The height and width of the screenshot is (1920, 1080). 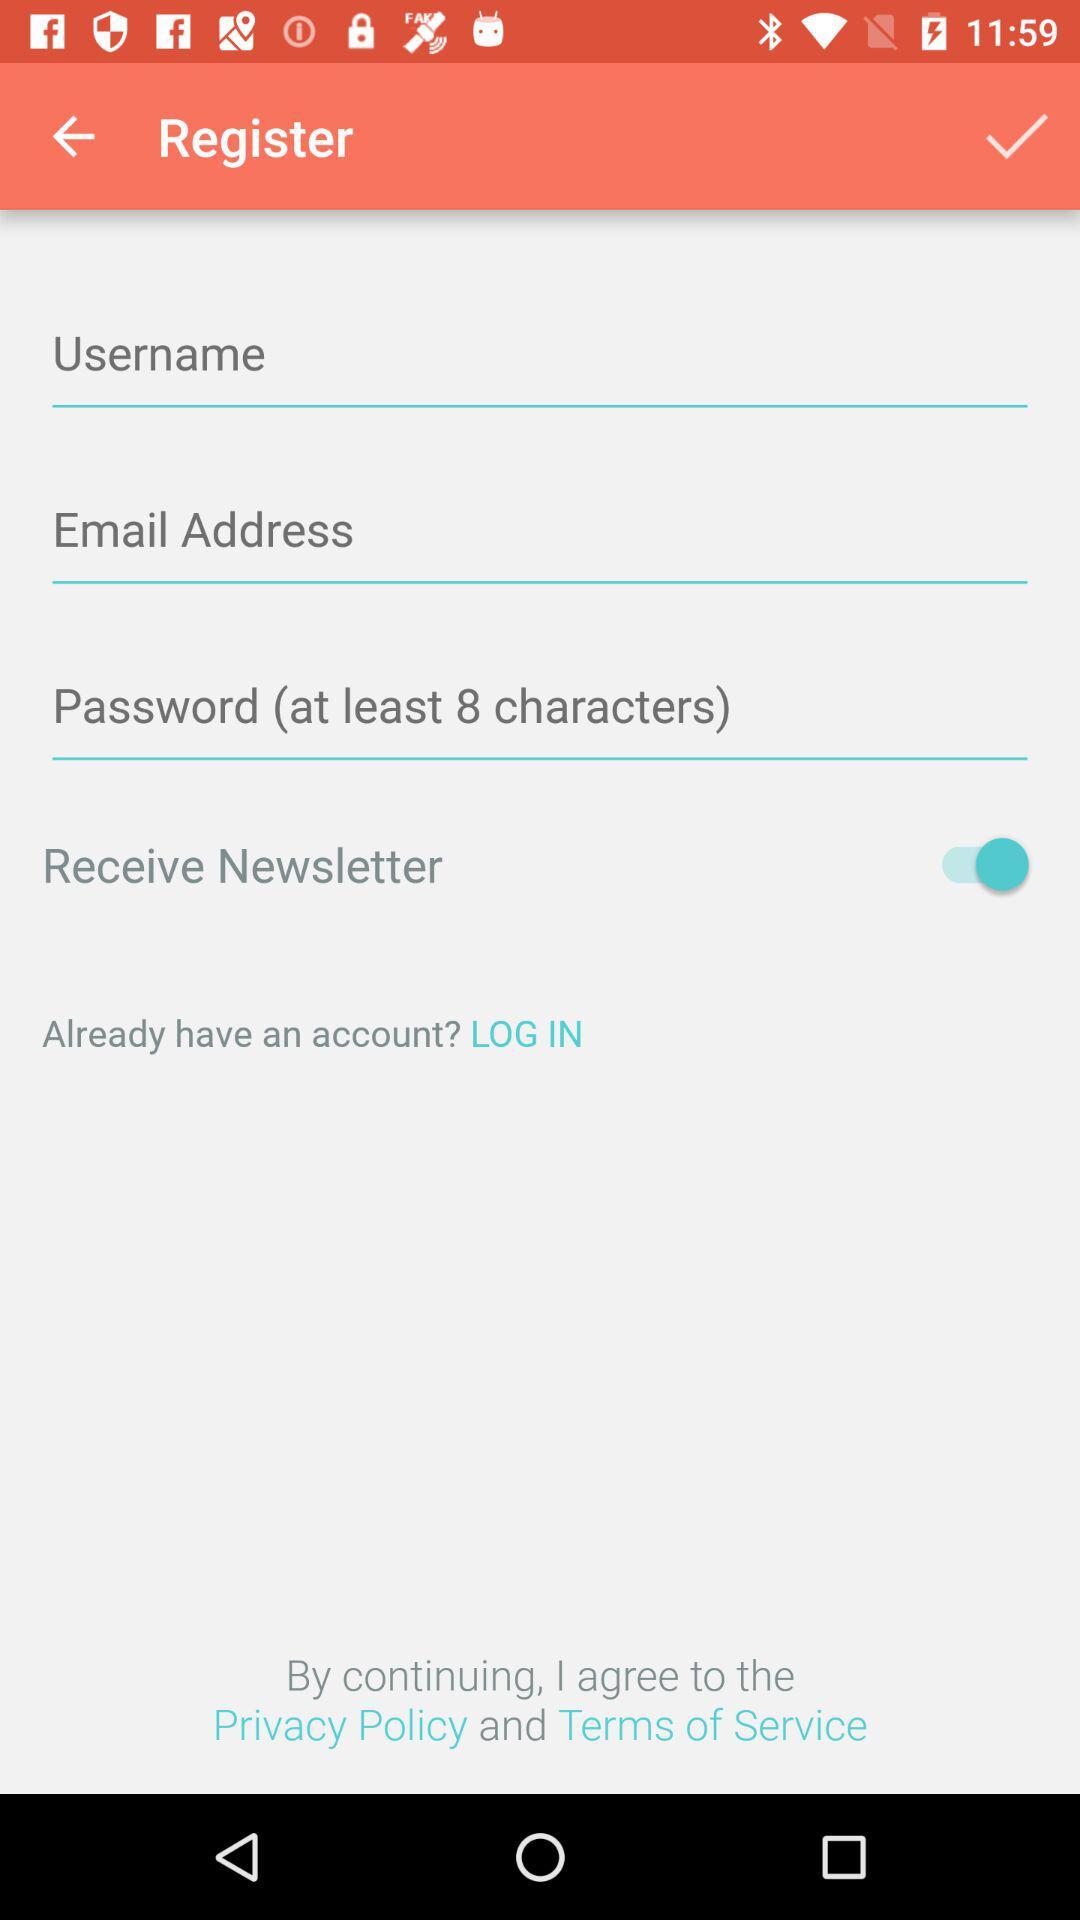 What do you see at coordinates (974, 864) in the screenshot?
I see `icon above already have an icon` at bounding box center [974, 864].